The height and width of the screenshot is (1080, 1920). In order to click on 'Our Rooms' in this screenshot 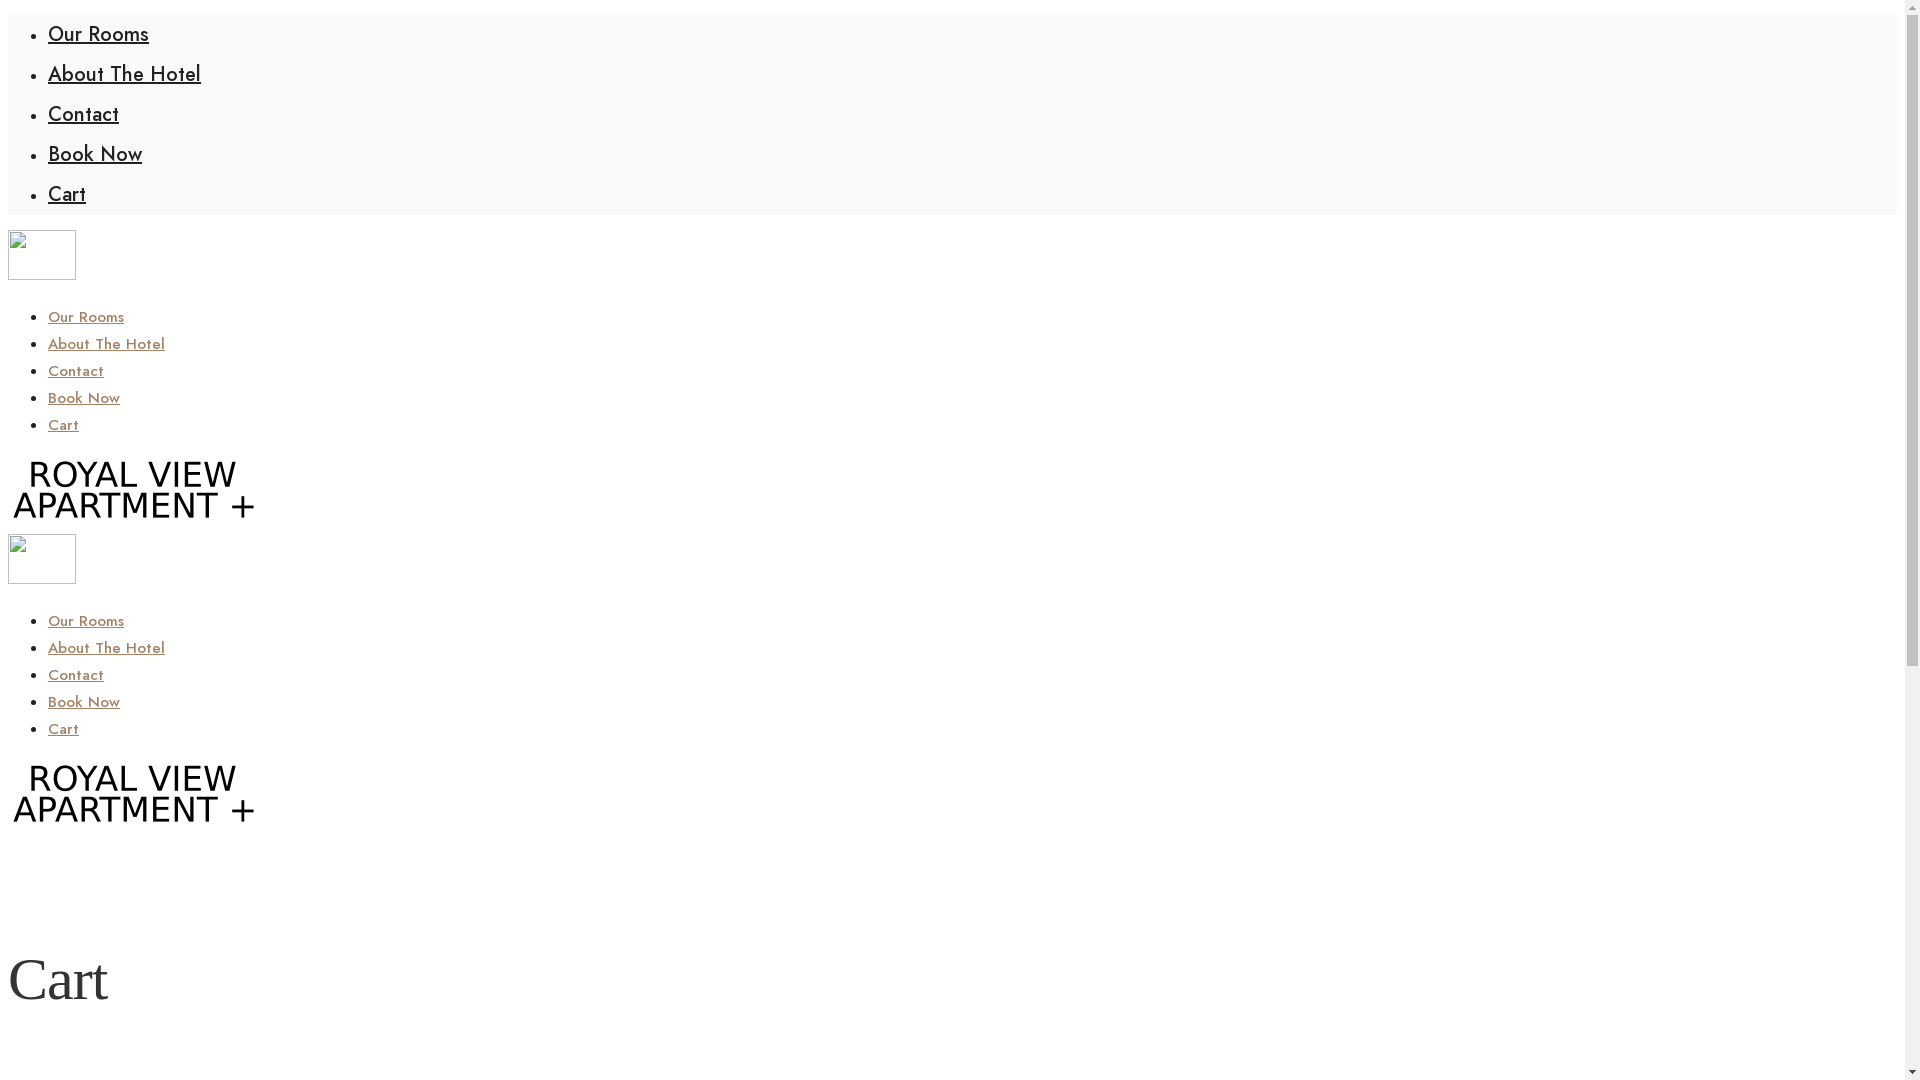, I will do `click(85, 315)`.